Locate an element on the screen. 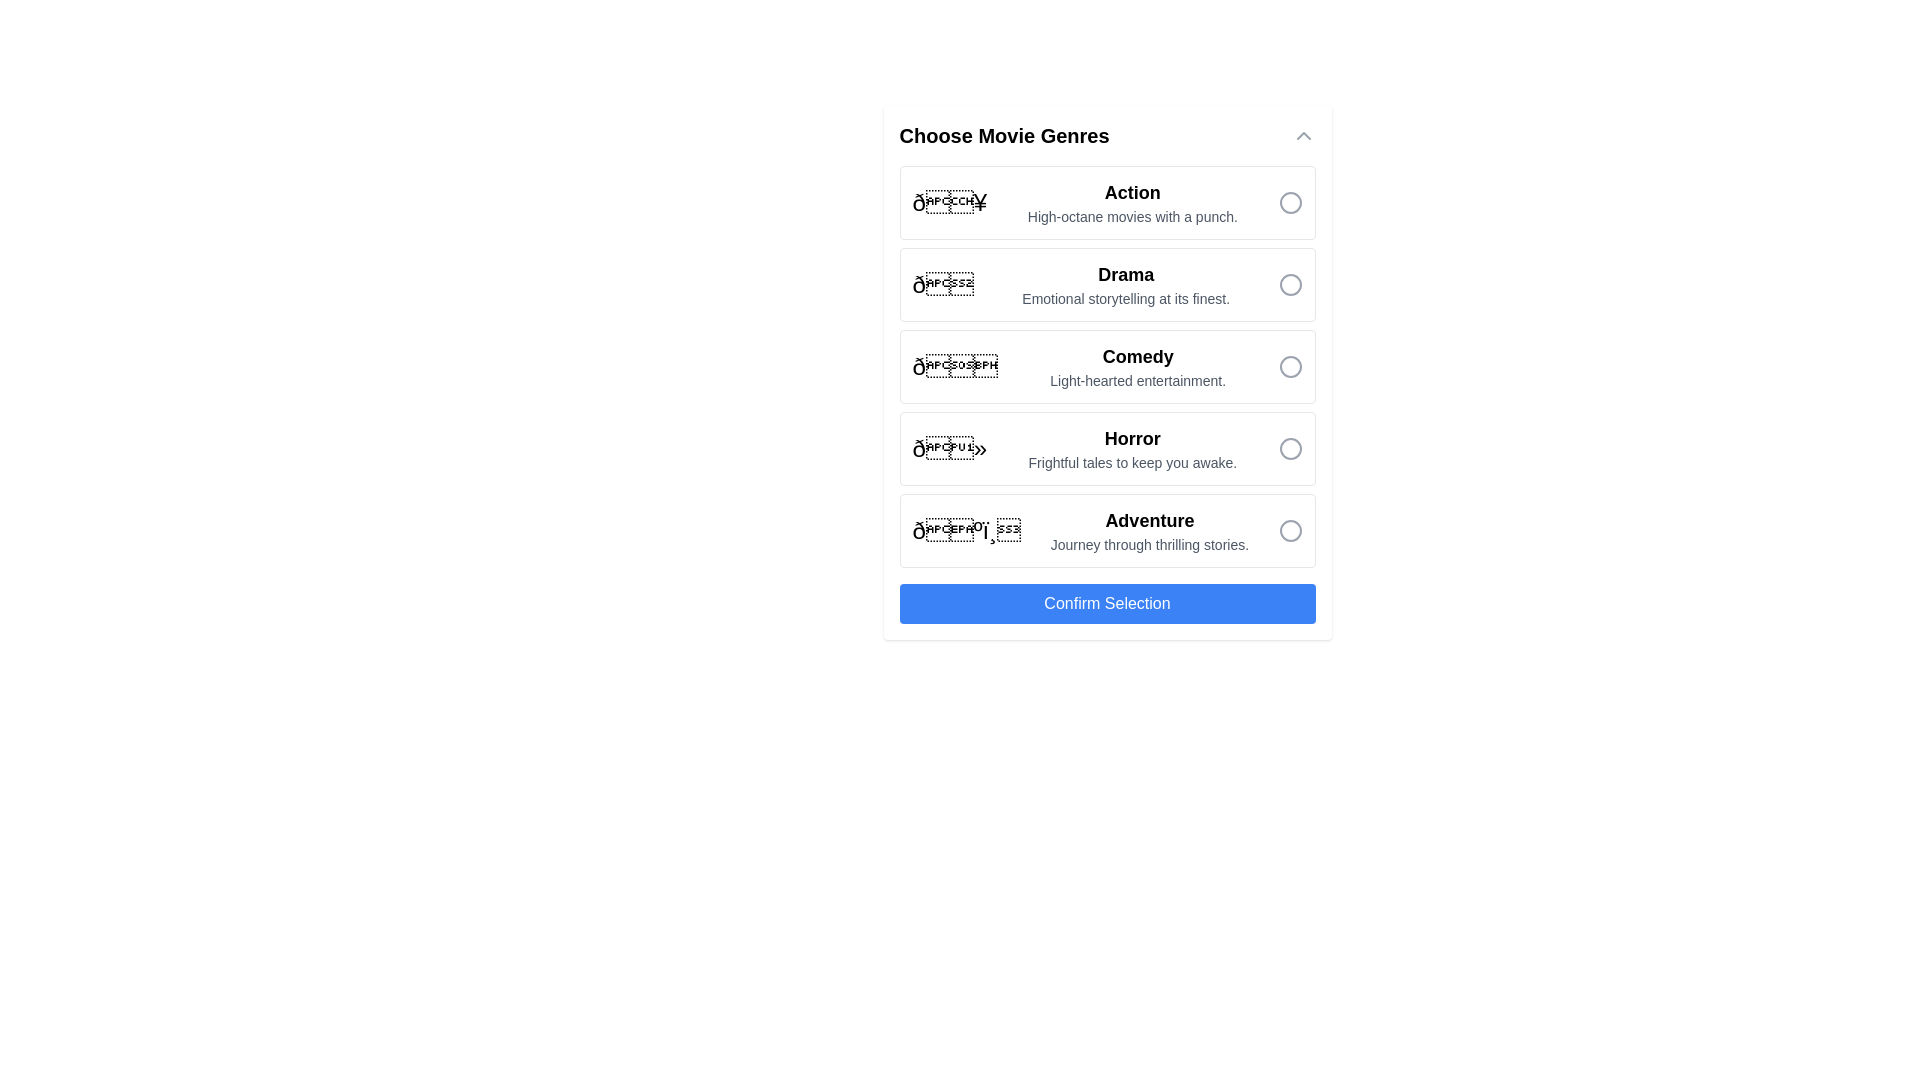 The height and width of the screenshot is (1080, 1920). descriptive subtitle text label for the 'Horror' genre option, which is positioned below the 'Horror' text element is located at coordinates (1132, 462).